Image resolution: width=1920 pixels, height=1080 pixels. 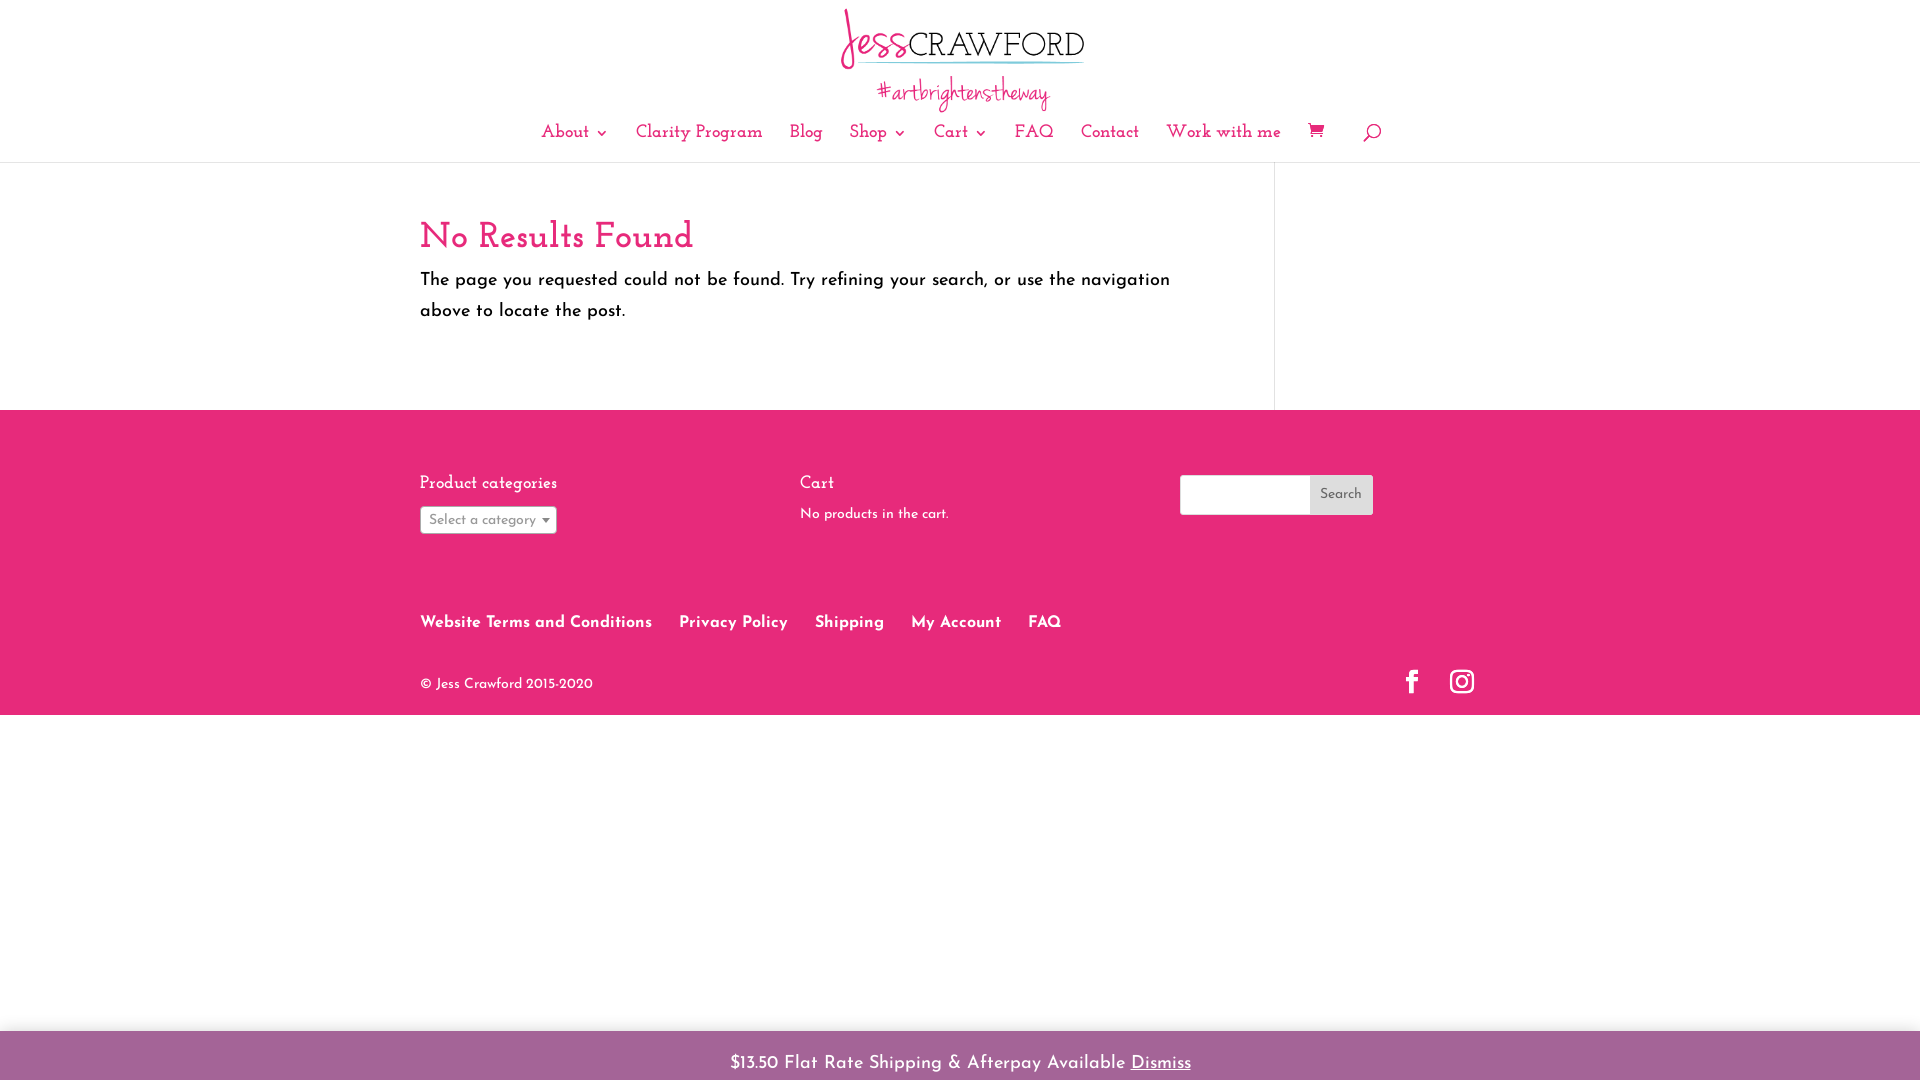 What do you see at coordinates (1108, 142) in the screenshot?
I see `'Contact'` at bounding box center [1108, 142].